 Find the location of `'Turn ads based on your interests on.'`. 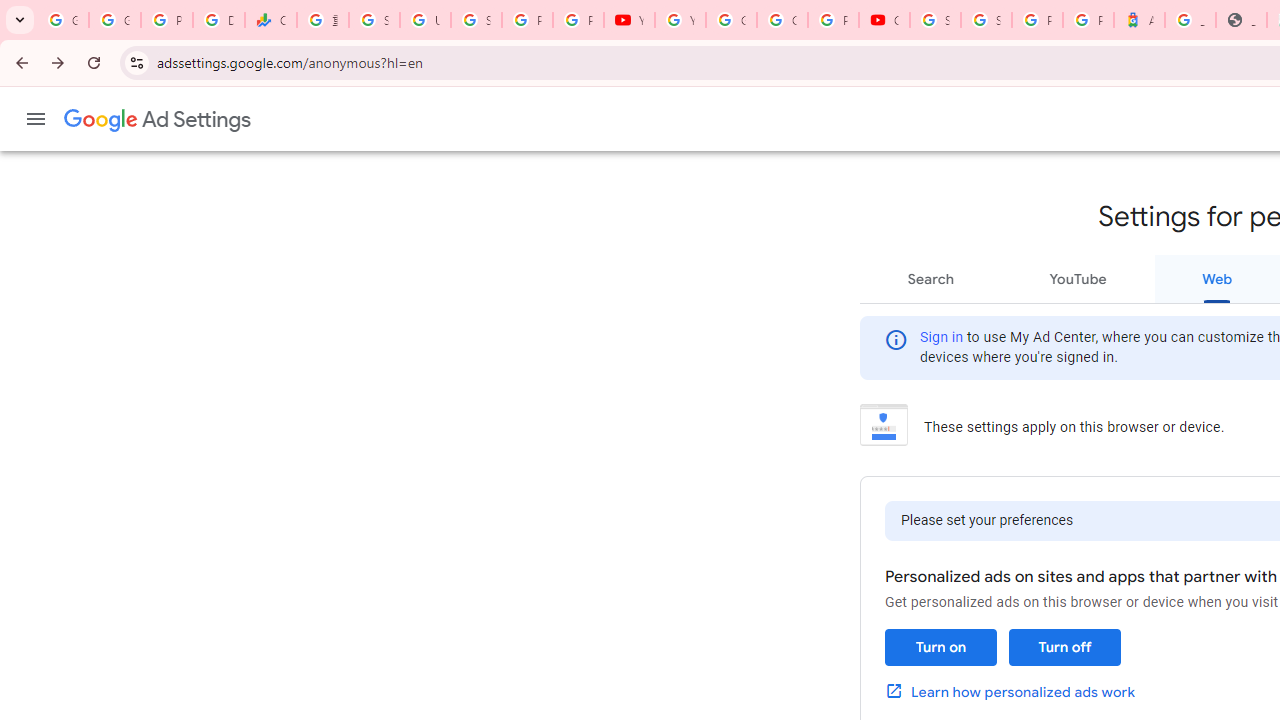

'Turn ads based on your interests on.' is located at coordinates (939, 647).